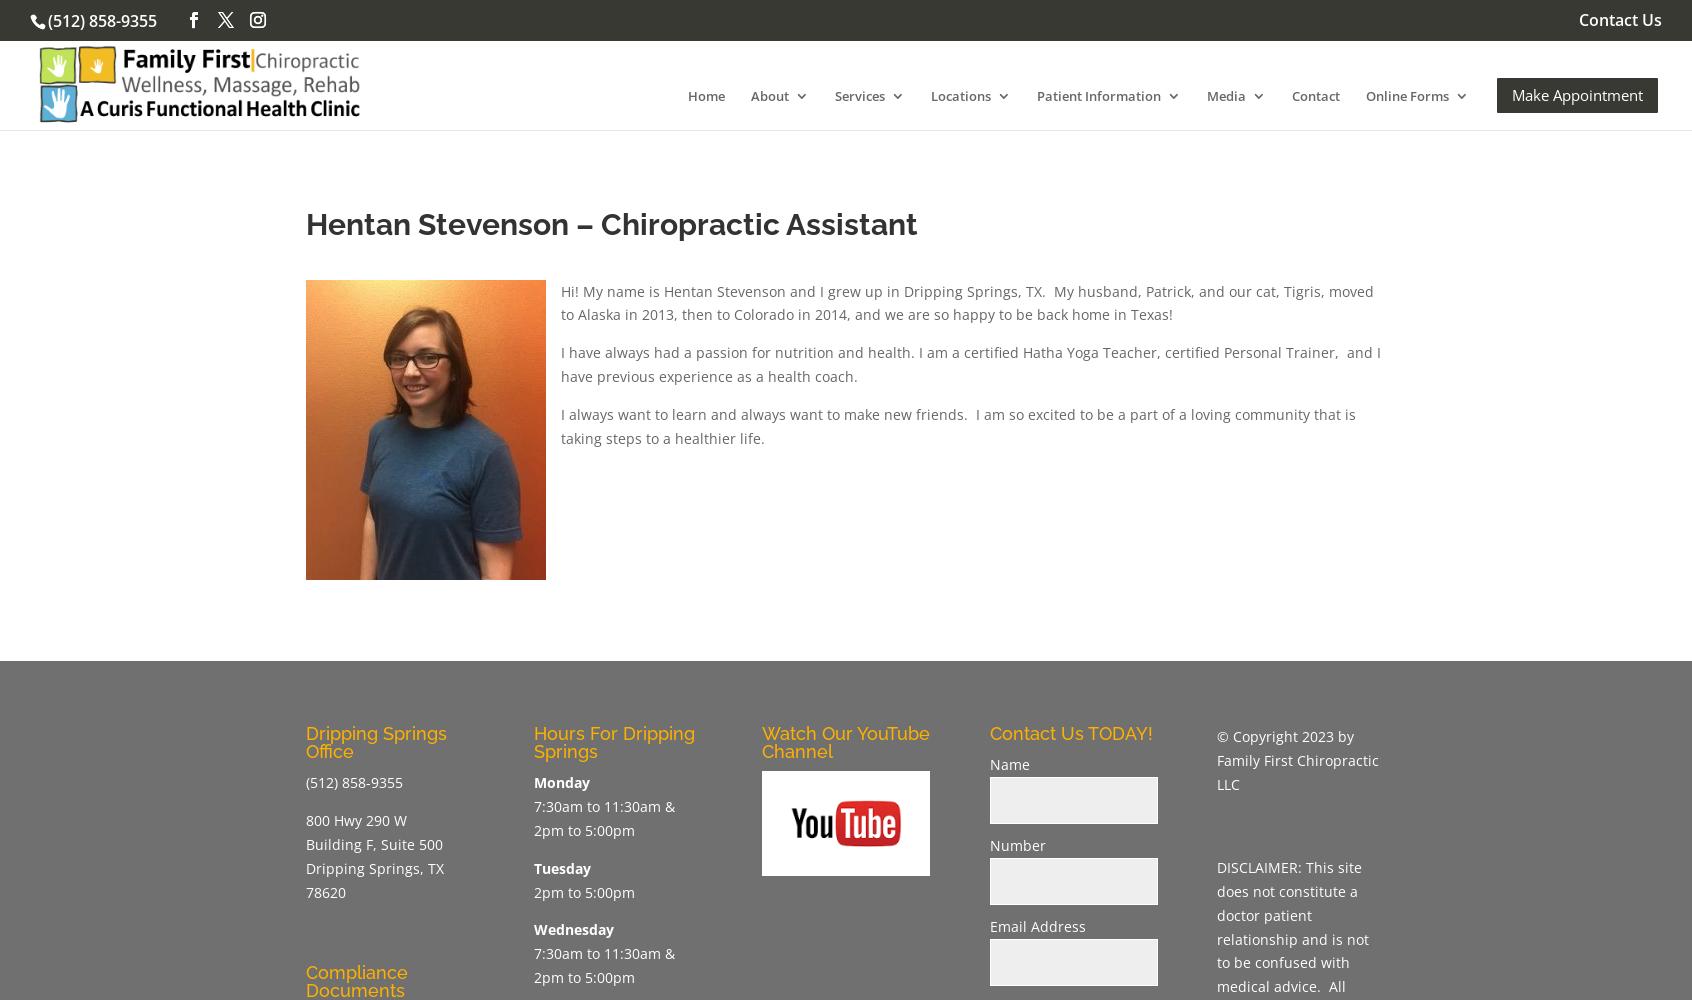 Image resolution: width=1692 pixels, height=1000 pixels. Describe the element at coordinates (916, 335) in the screenshot. I see `'Digital X-rays'` at that location.